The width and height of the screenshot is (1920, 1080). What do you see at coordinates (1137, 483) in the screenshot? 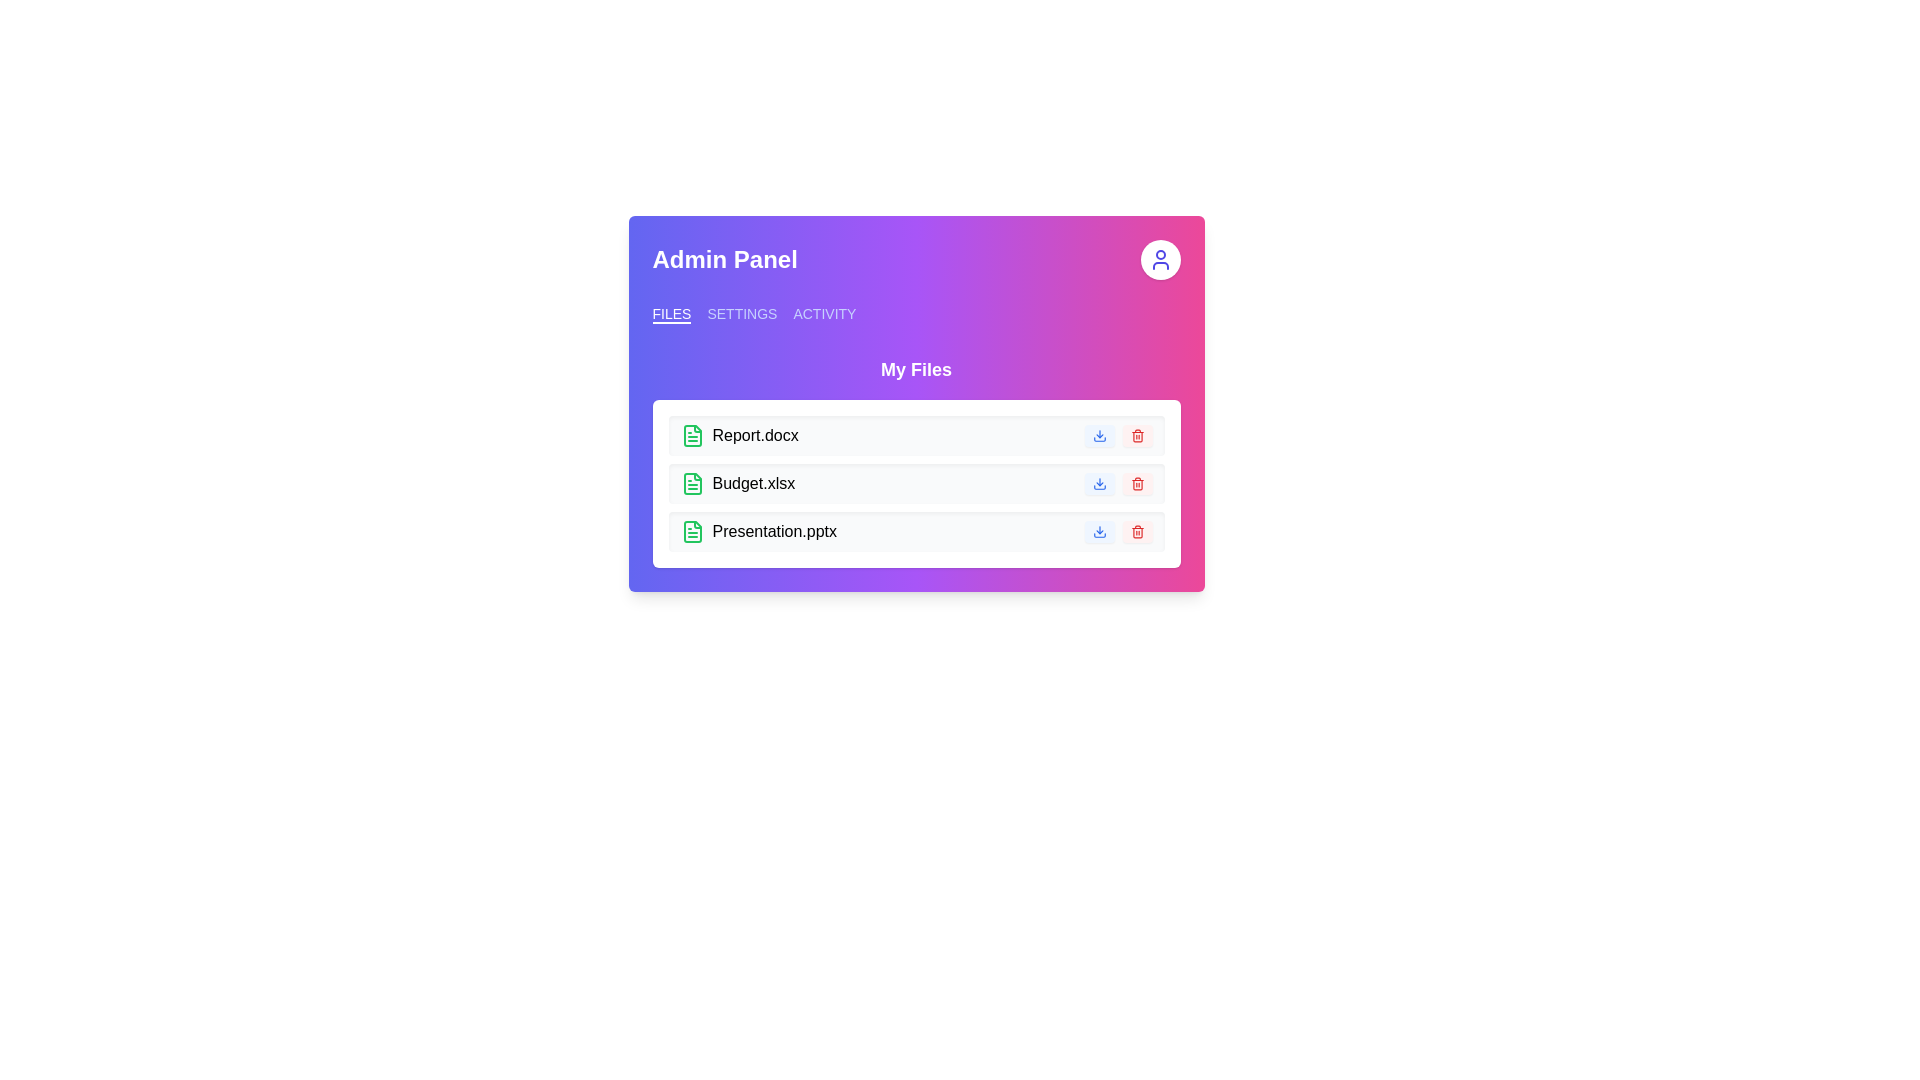
I see `the trash icon located within the red delete button next to the 'Budget.xlsx' file in the 'My Files' section of the 'Admin Panel'` at bounding box center [1137, 483].